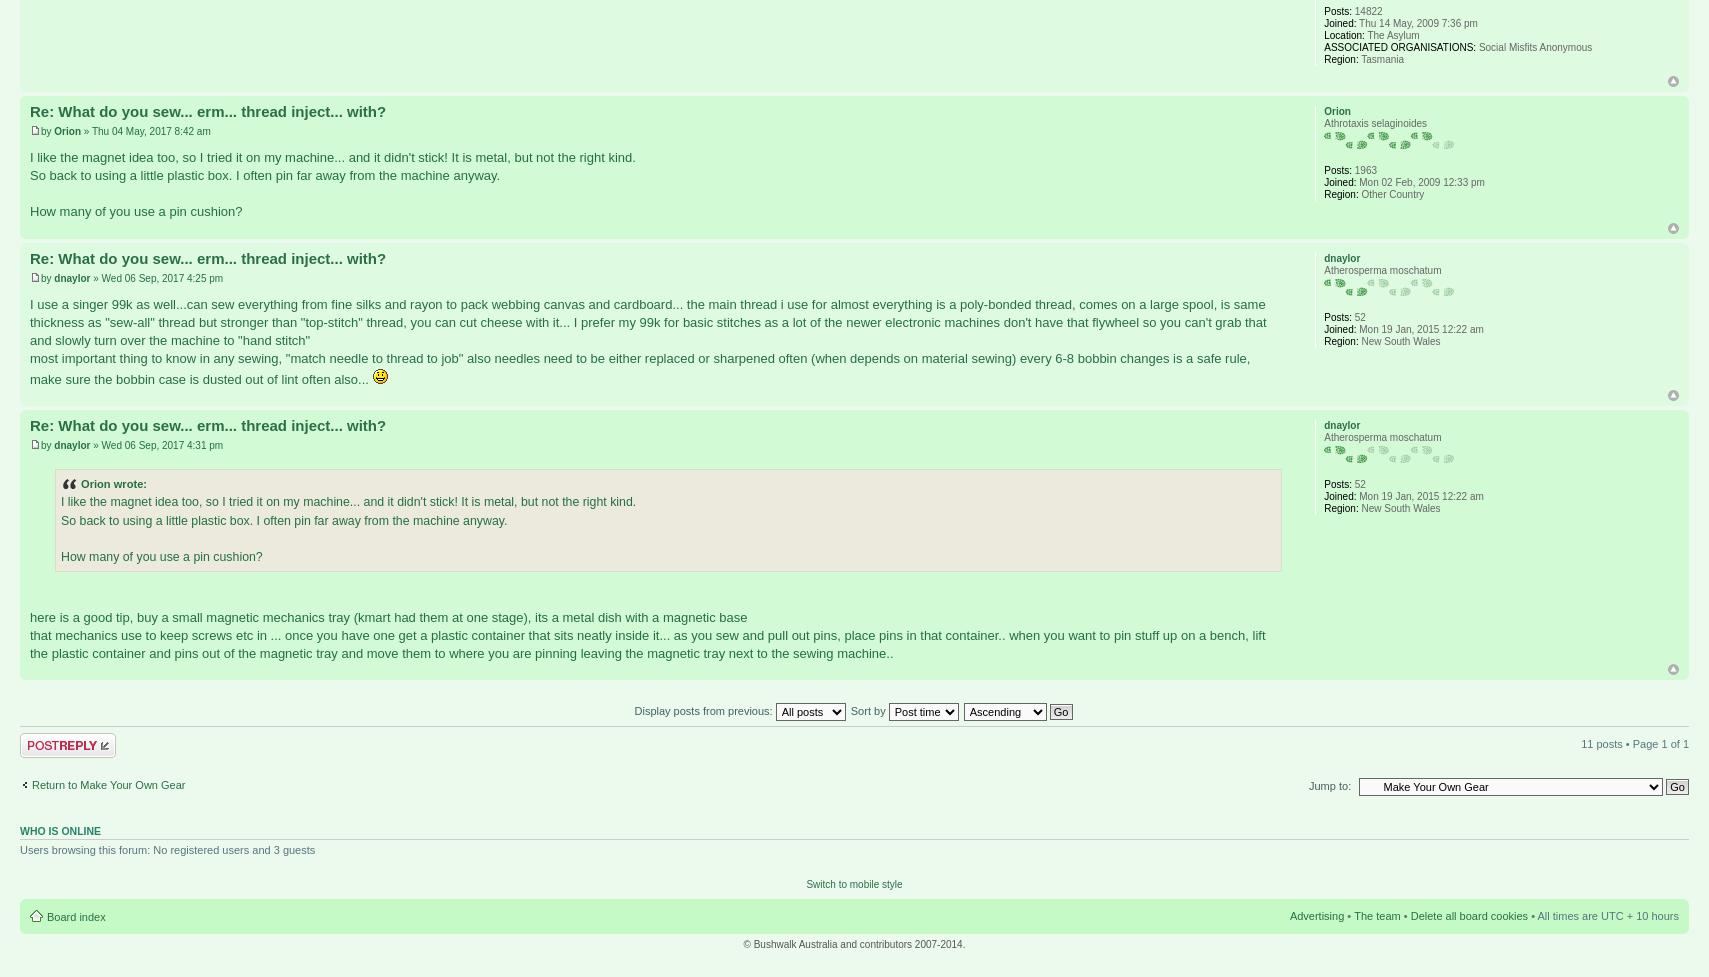 The image size is (1709, 977). I want to click on '» Wed 06 Sep, 2017 4:25 pm', so click(155, 276).